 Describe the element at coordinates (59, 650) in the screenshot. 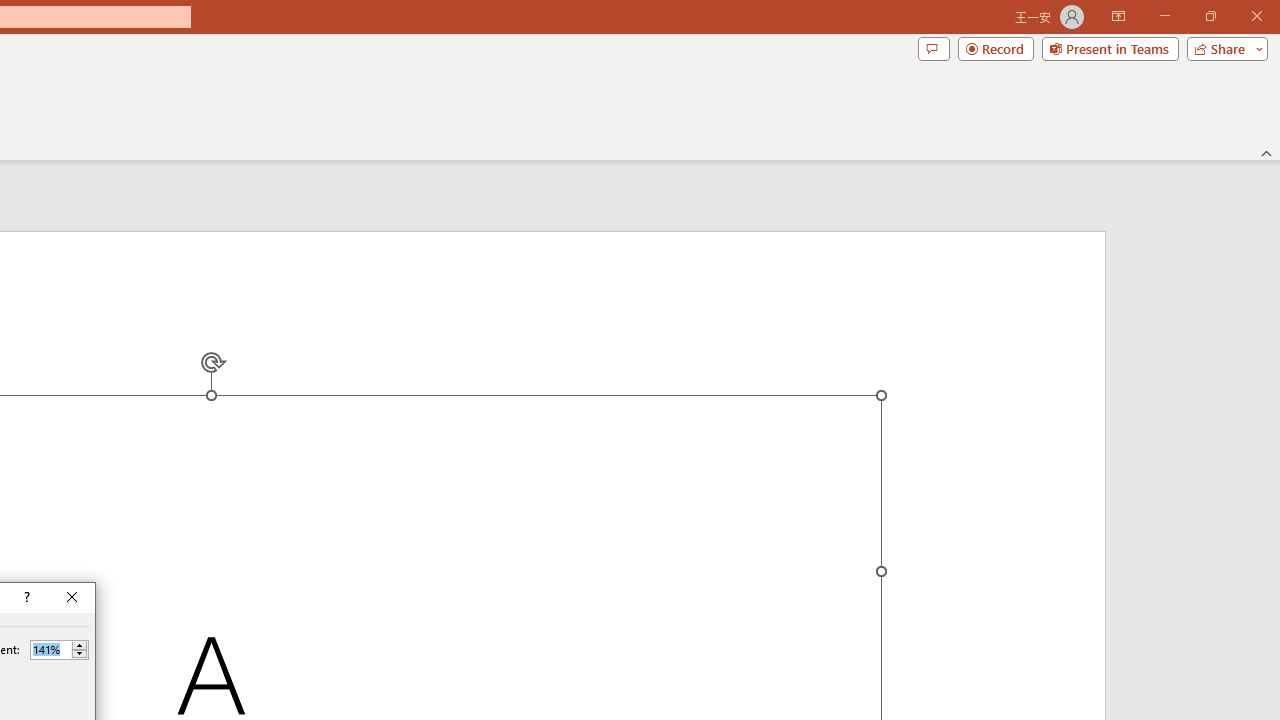

I see `'Percent'` at that location.